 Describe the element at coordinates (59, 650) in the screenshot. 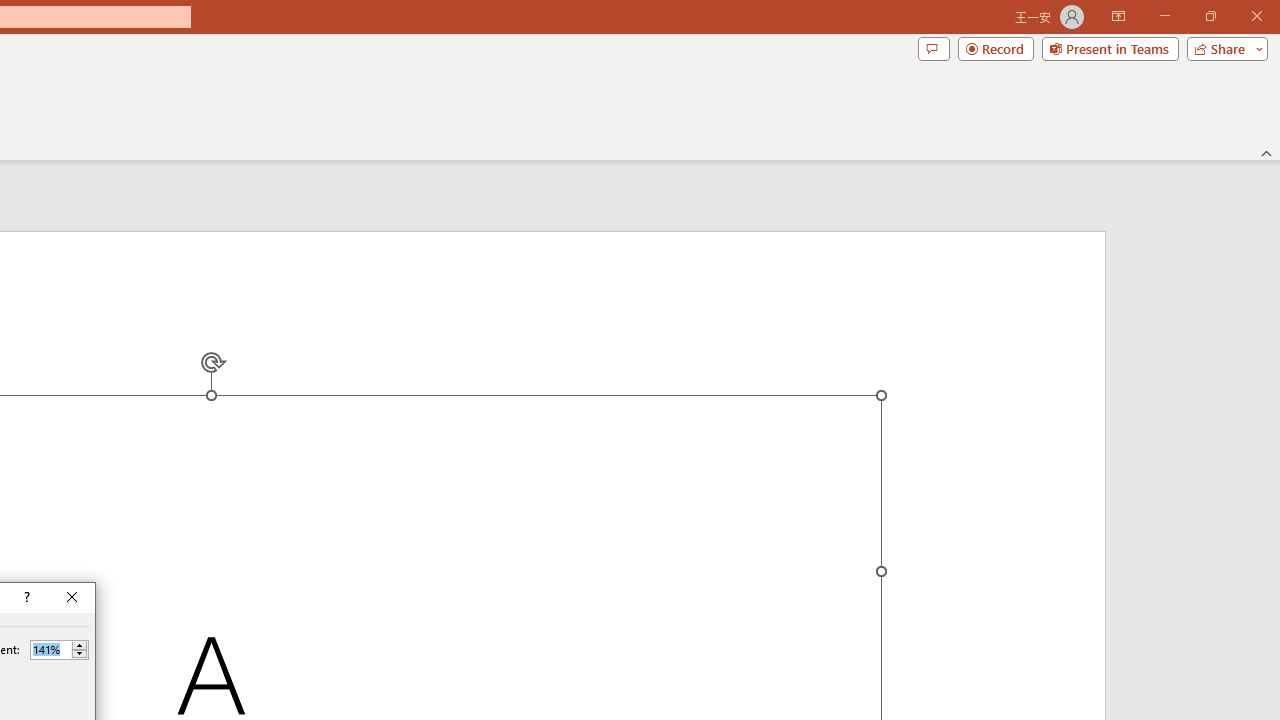

I see `'Percent'` at that location.